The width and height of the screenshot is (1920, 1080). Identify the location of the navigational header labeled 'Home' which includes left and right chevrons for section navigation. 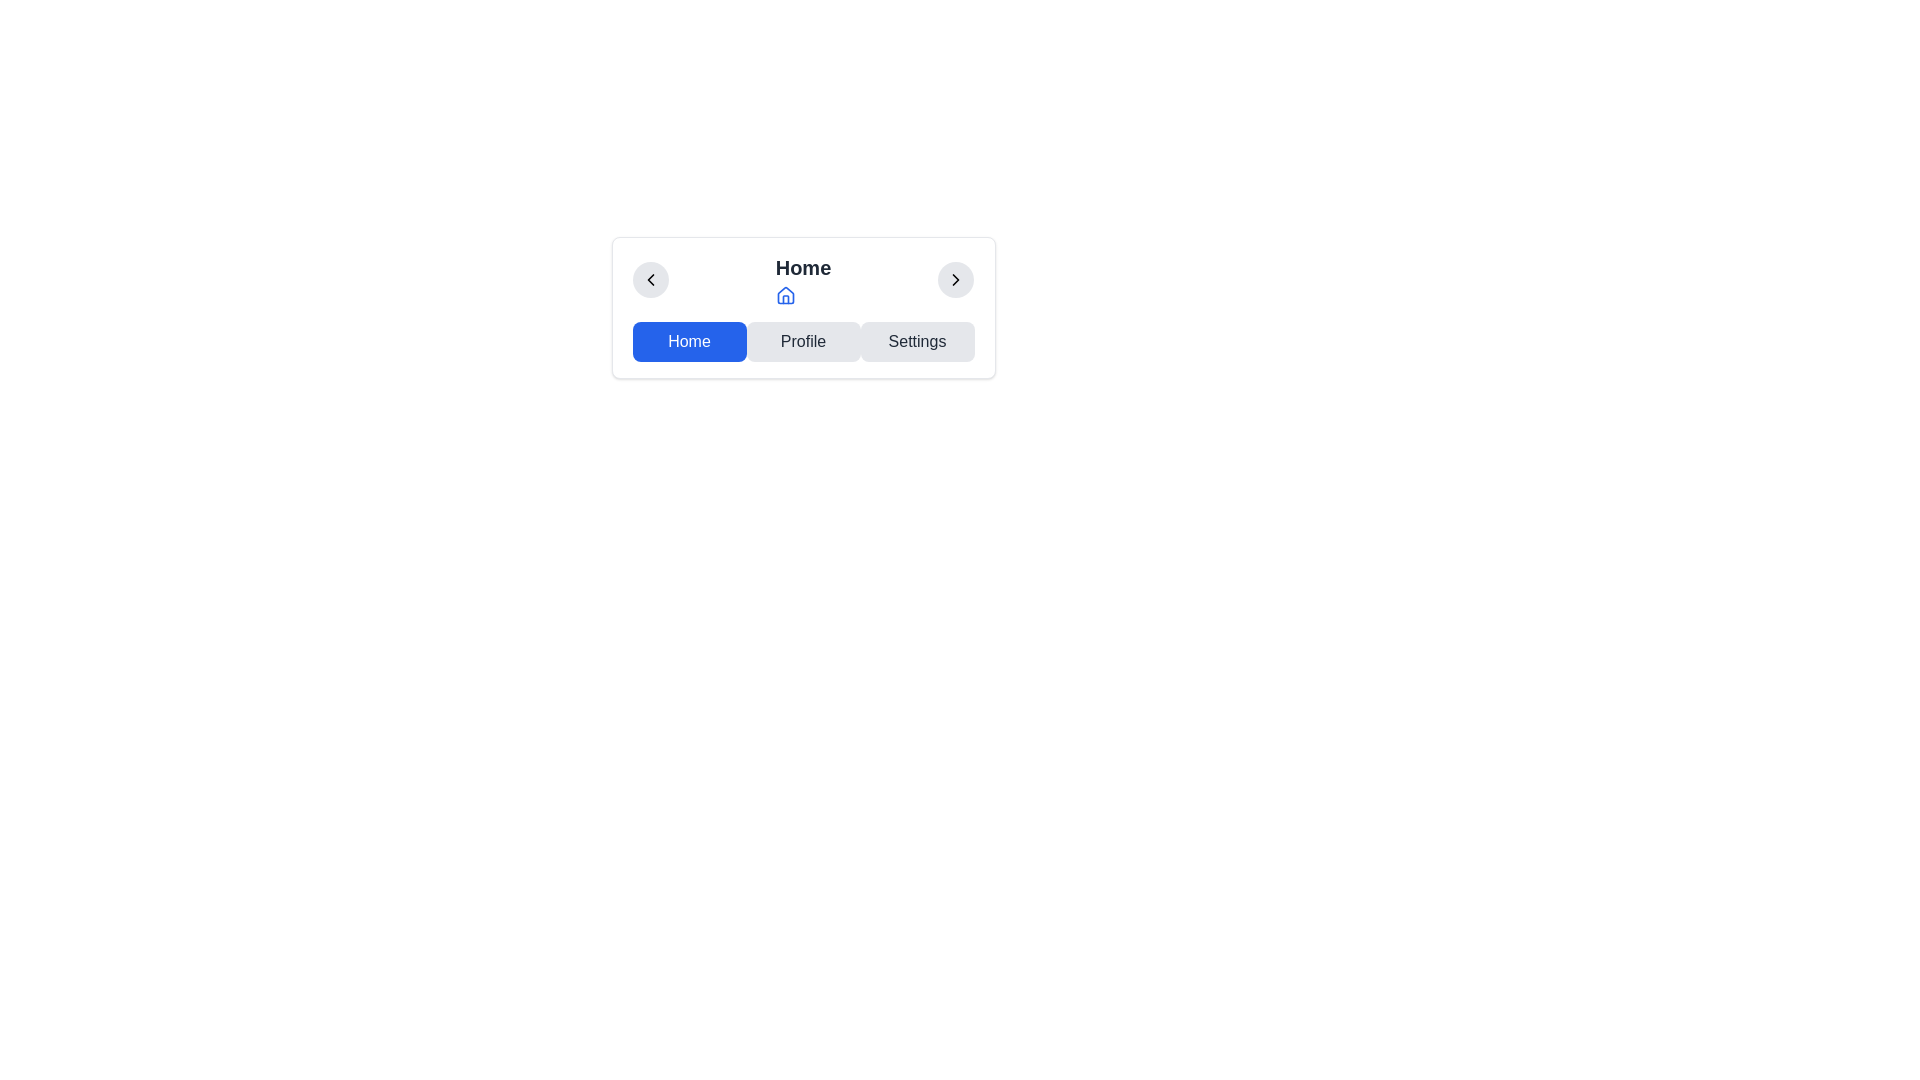
(803, 280).